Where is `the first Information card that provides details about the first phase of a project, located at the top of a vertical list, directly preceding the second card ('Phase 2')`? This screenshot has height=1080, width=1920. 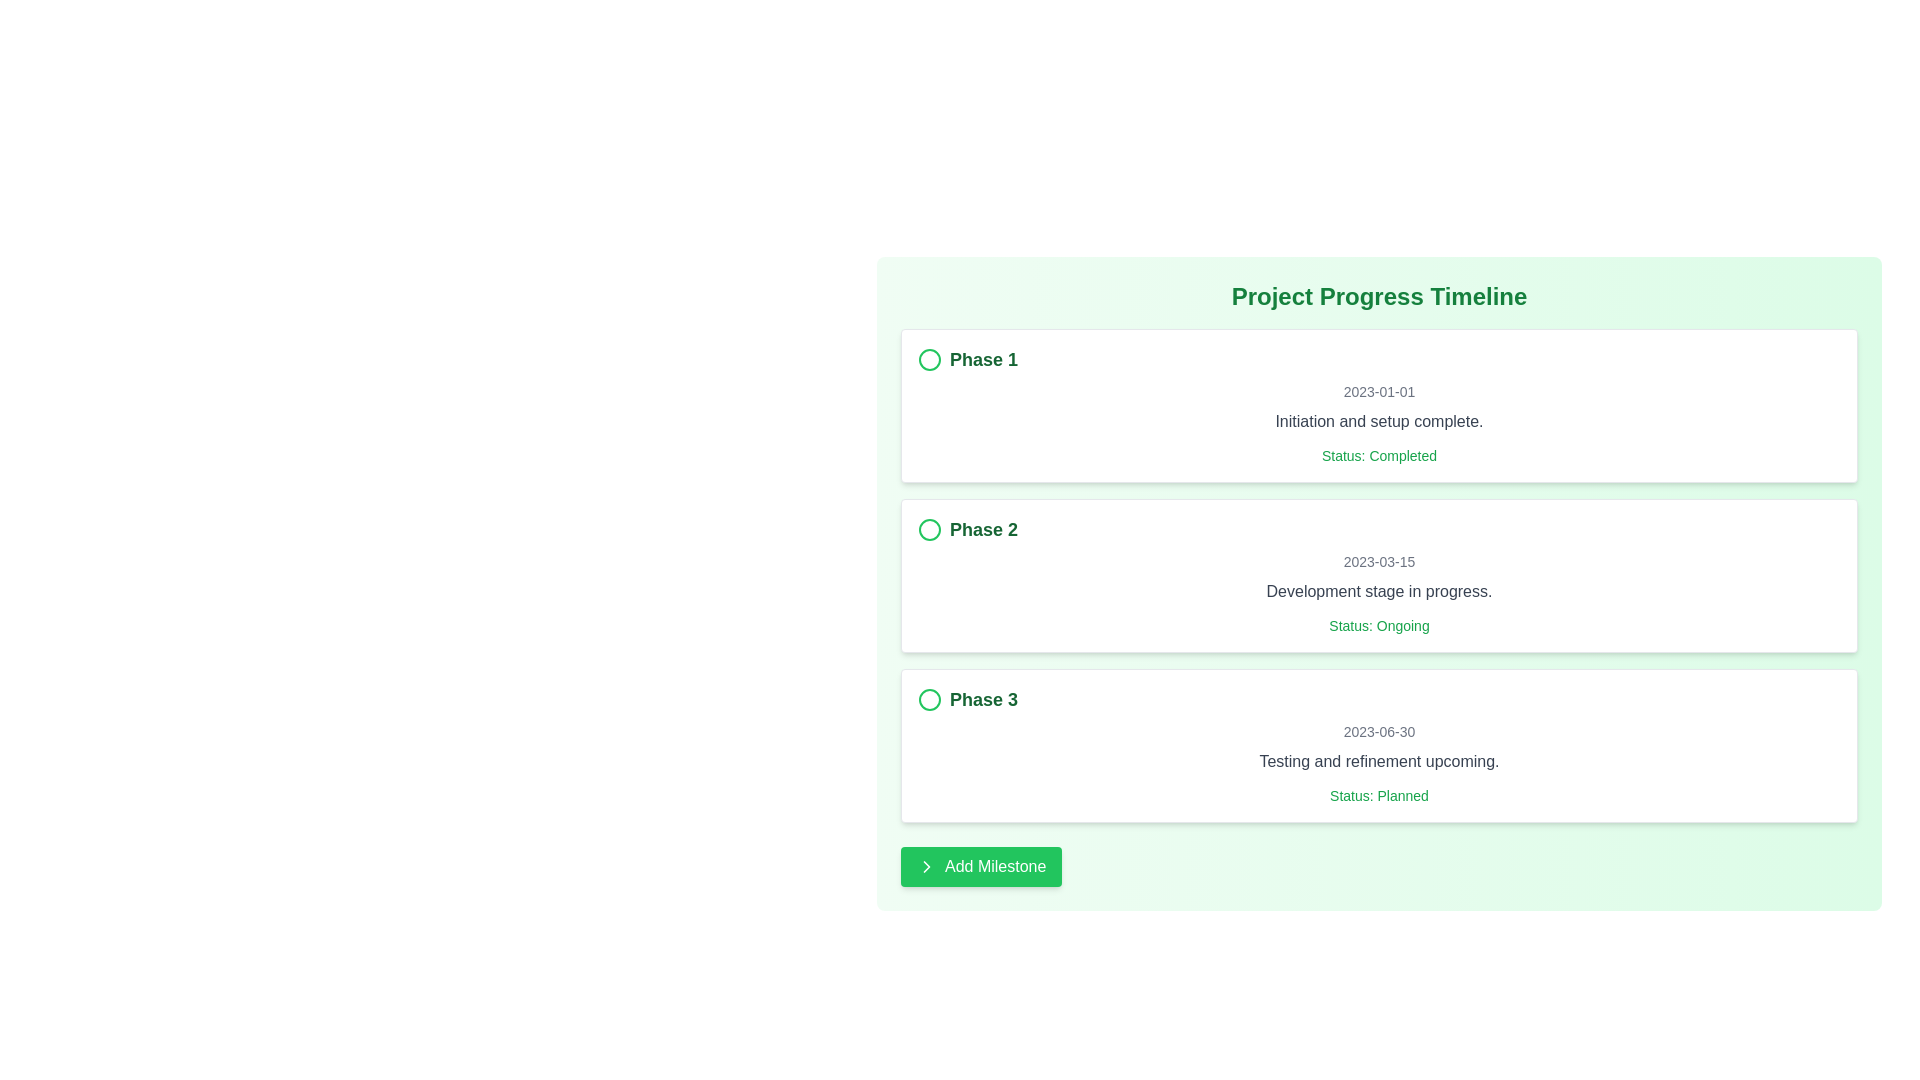 the first Information card that provides details about the first phase of a project, located at the top of a vertical list, directly preceding the second card ('Phase 2') is located at coordinates (1378, 405).